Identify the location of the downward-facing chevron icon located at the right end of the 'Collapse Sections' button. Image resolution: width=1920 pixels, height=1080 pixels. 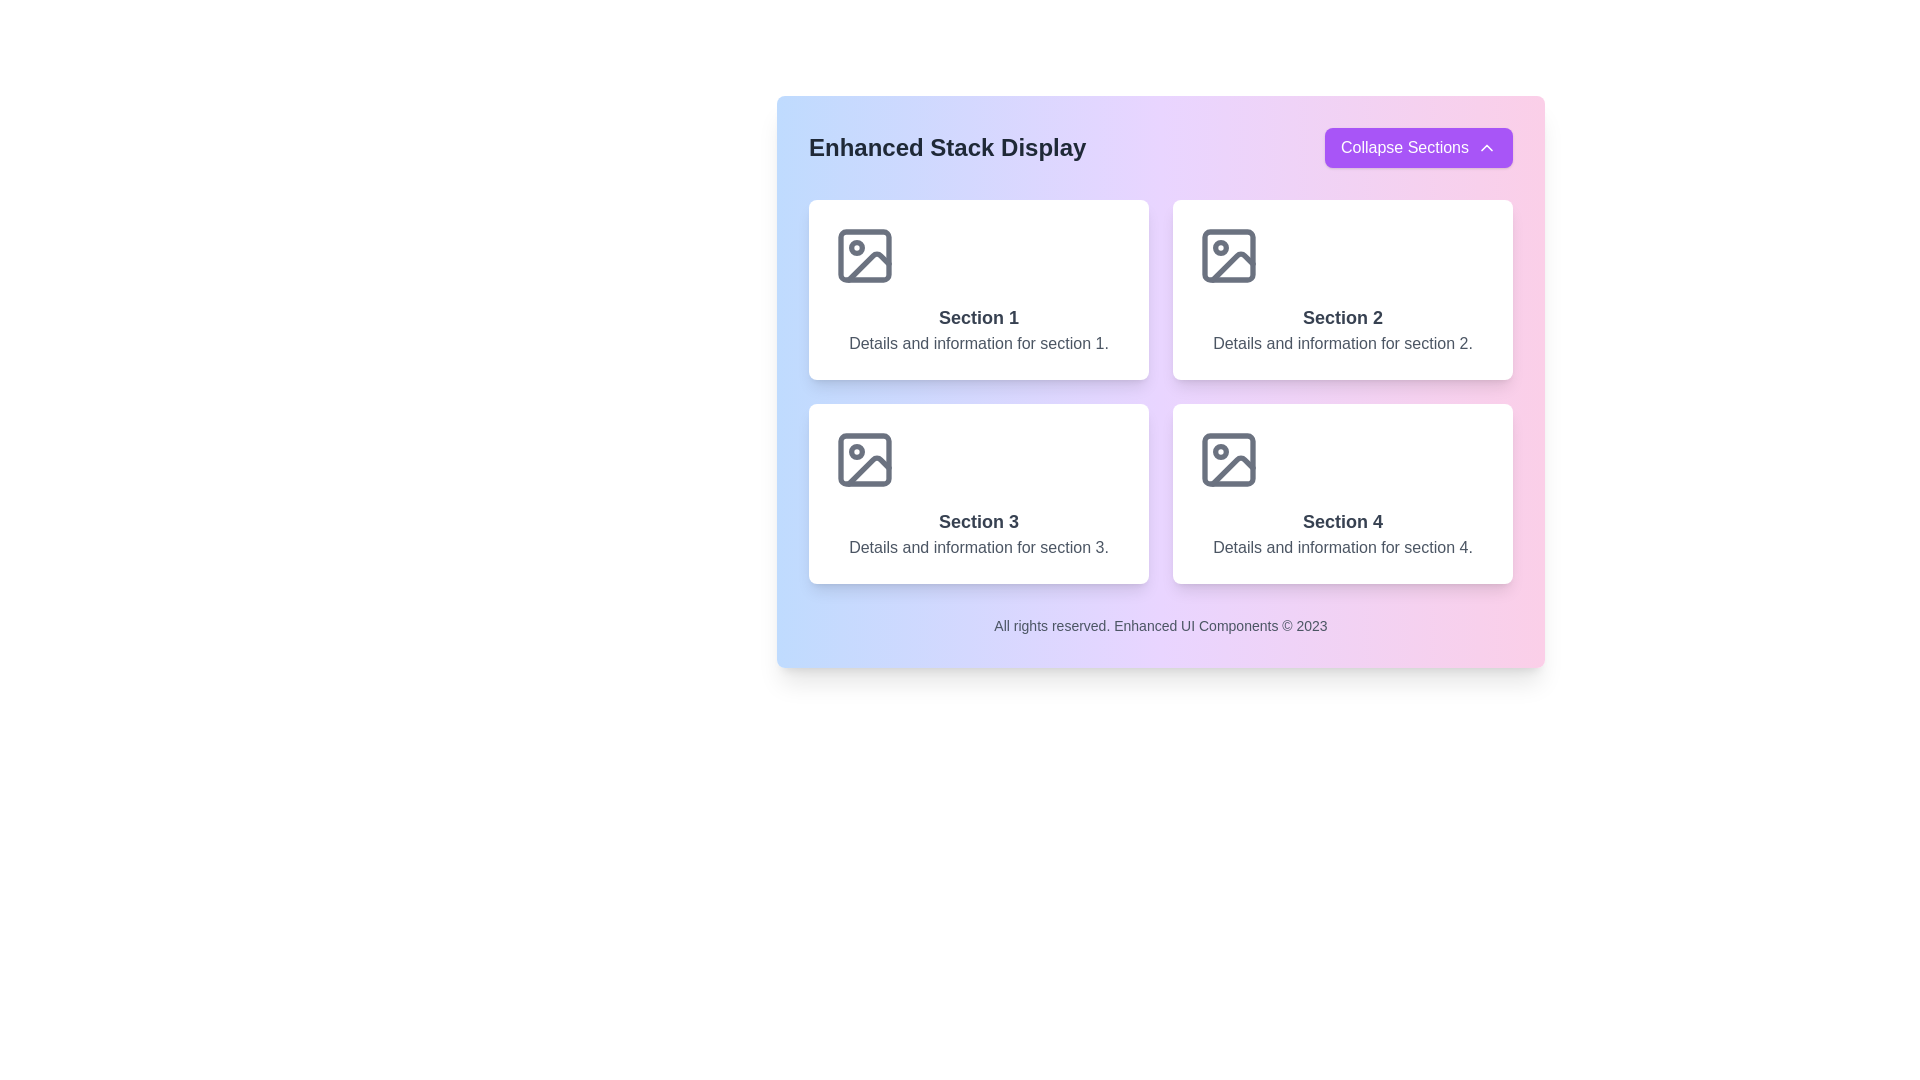
(1487, 146).